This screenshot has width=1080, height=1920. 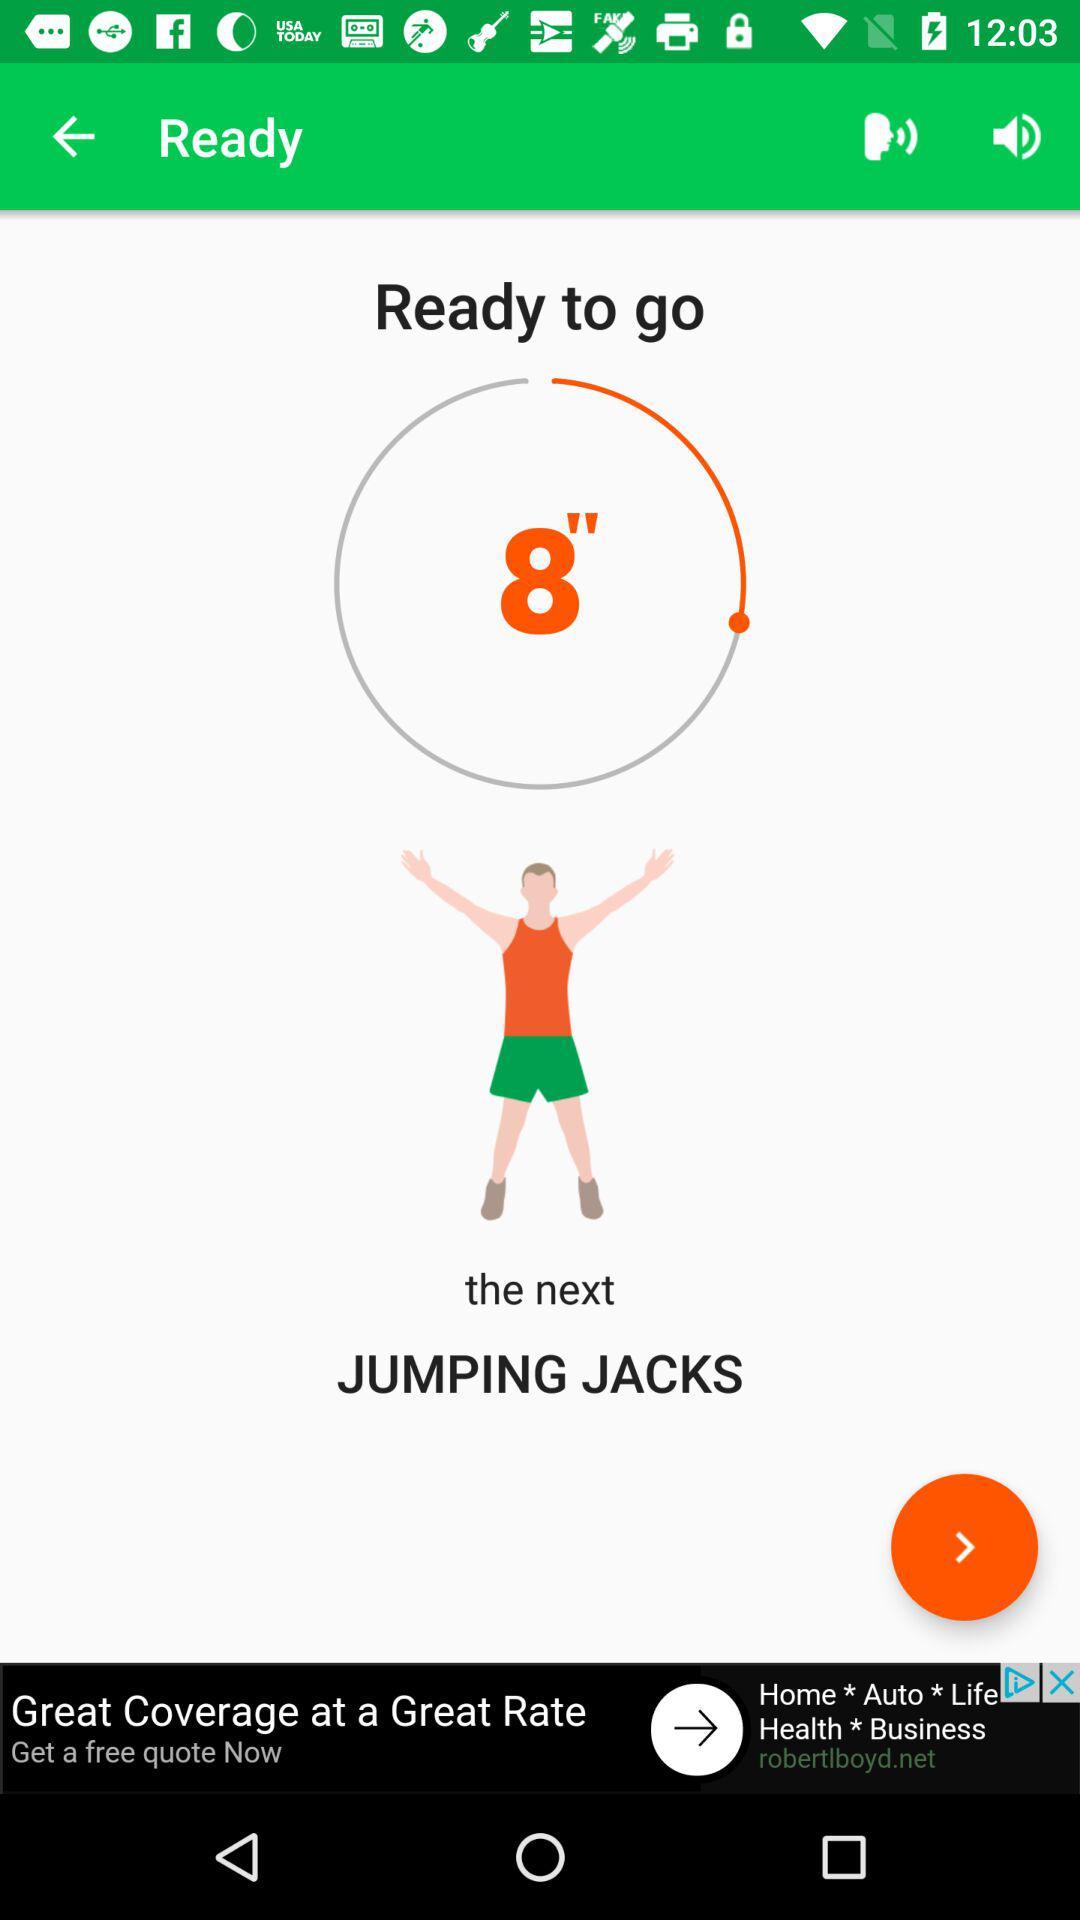 I want to click on start workout, so click(x=963, y=1546).